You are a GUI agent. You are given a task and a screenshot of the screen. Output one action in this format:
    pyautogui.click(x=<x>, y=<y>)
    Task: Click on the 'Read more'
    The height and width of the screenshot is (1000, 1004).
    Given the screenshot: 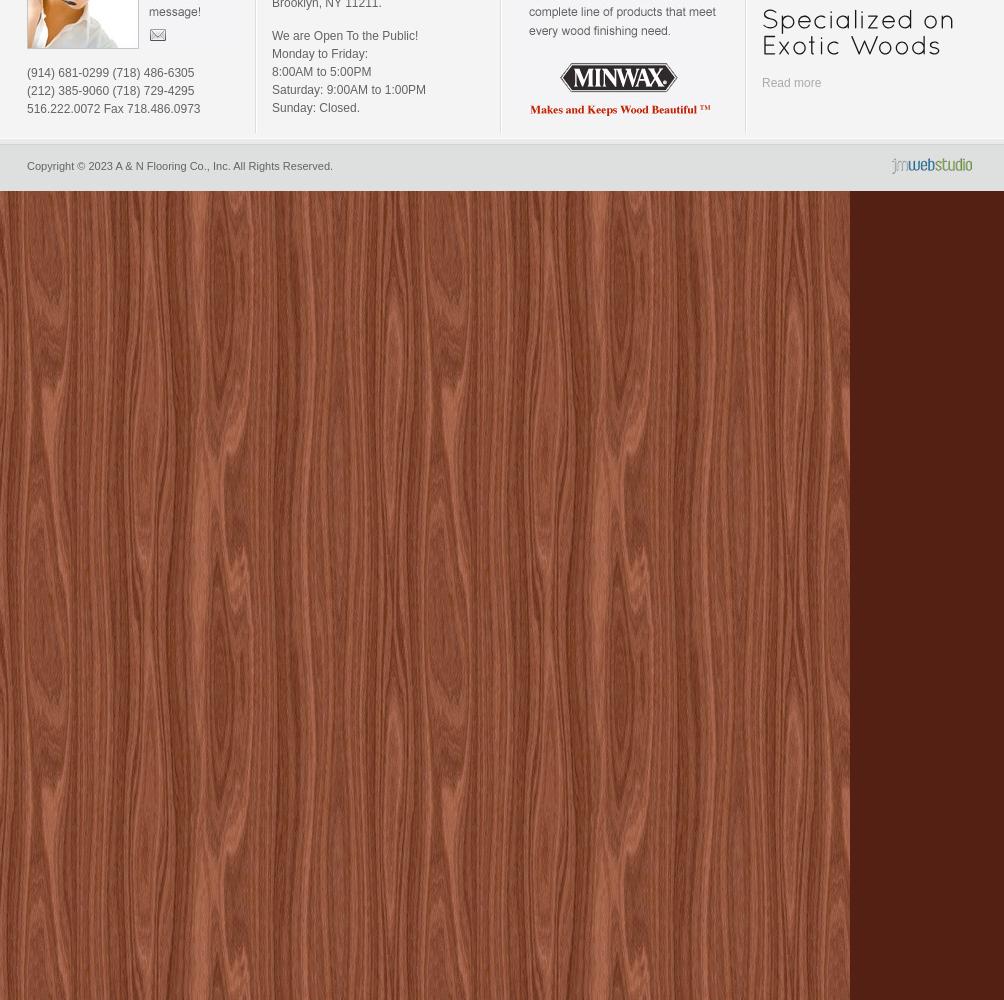 What is the action you would take?
    pyautogui.click(x=762, y=82)
    